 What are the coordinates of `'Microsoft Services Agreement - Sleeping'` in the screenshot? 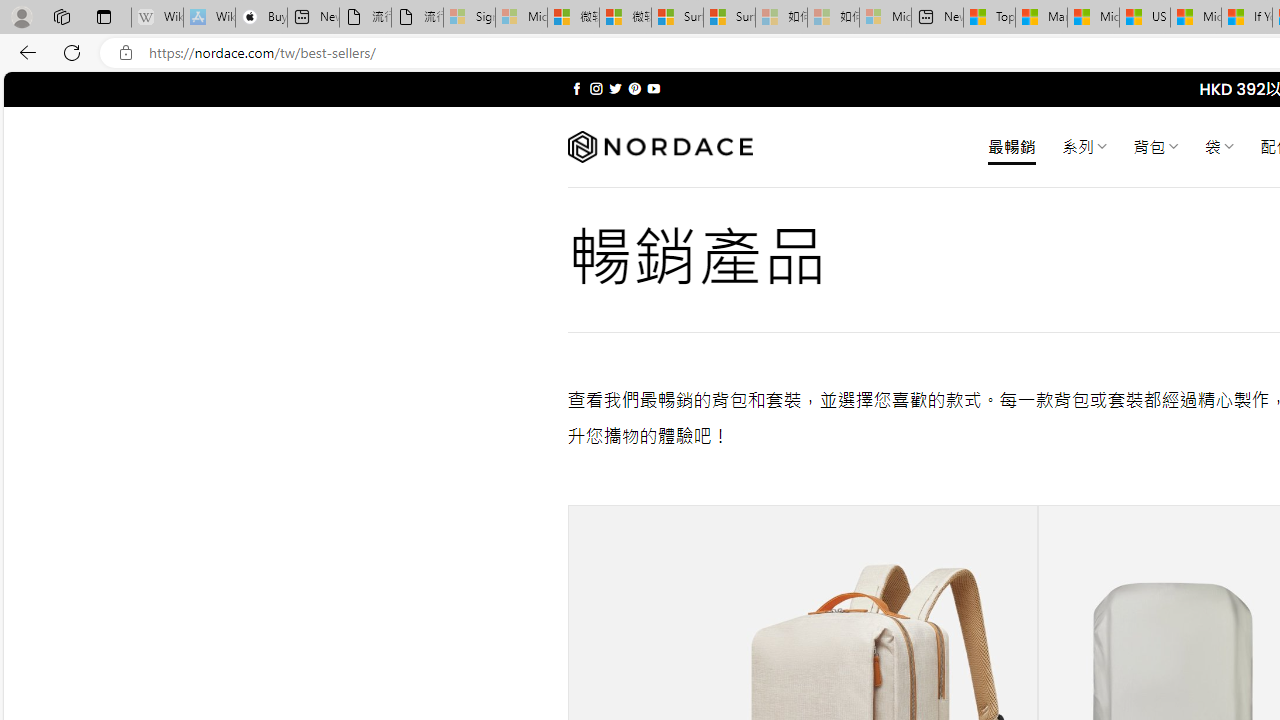 It's located at (520, 17).